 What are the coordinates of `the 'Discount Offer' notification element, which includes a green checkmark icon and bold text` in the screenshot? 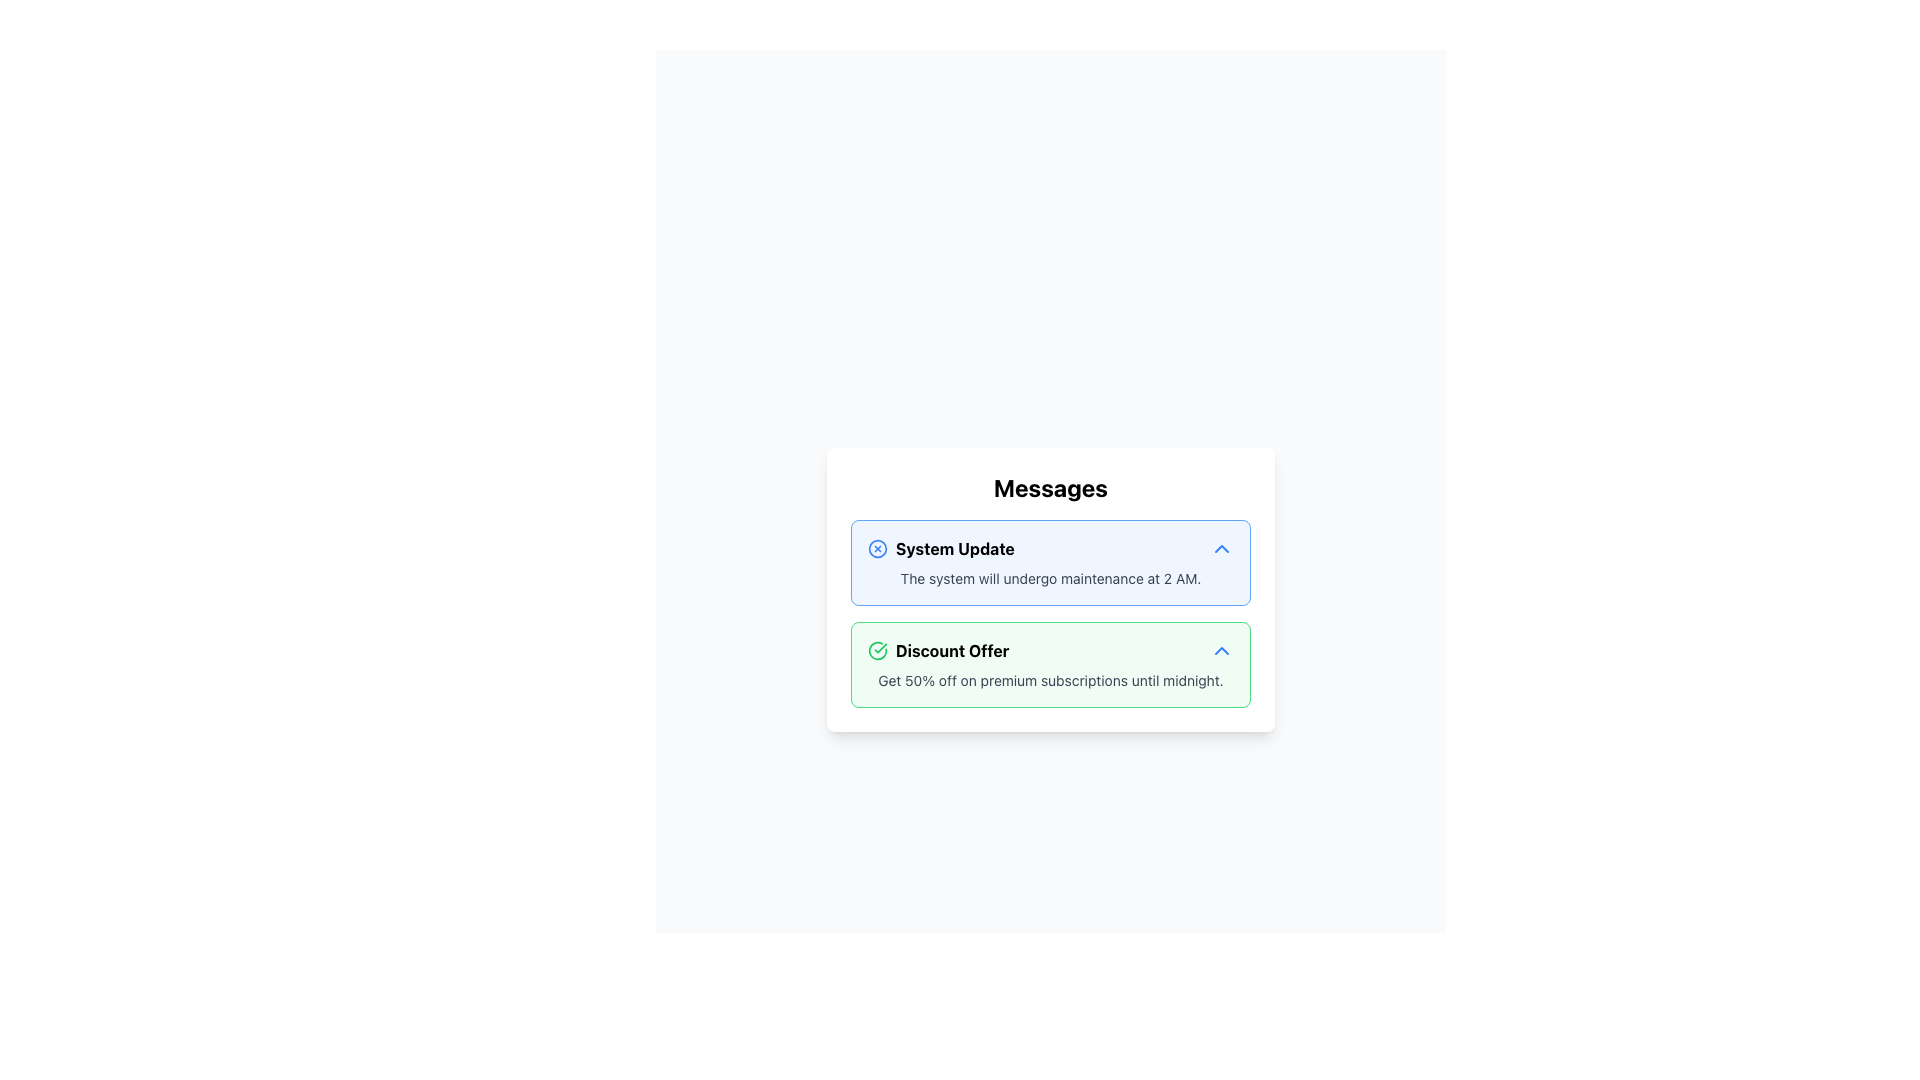 It's located at (937, 651).